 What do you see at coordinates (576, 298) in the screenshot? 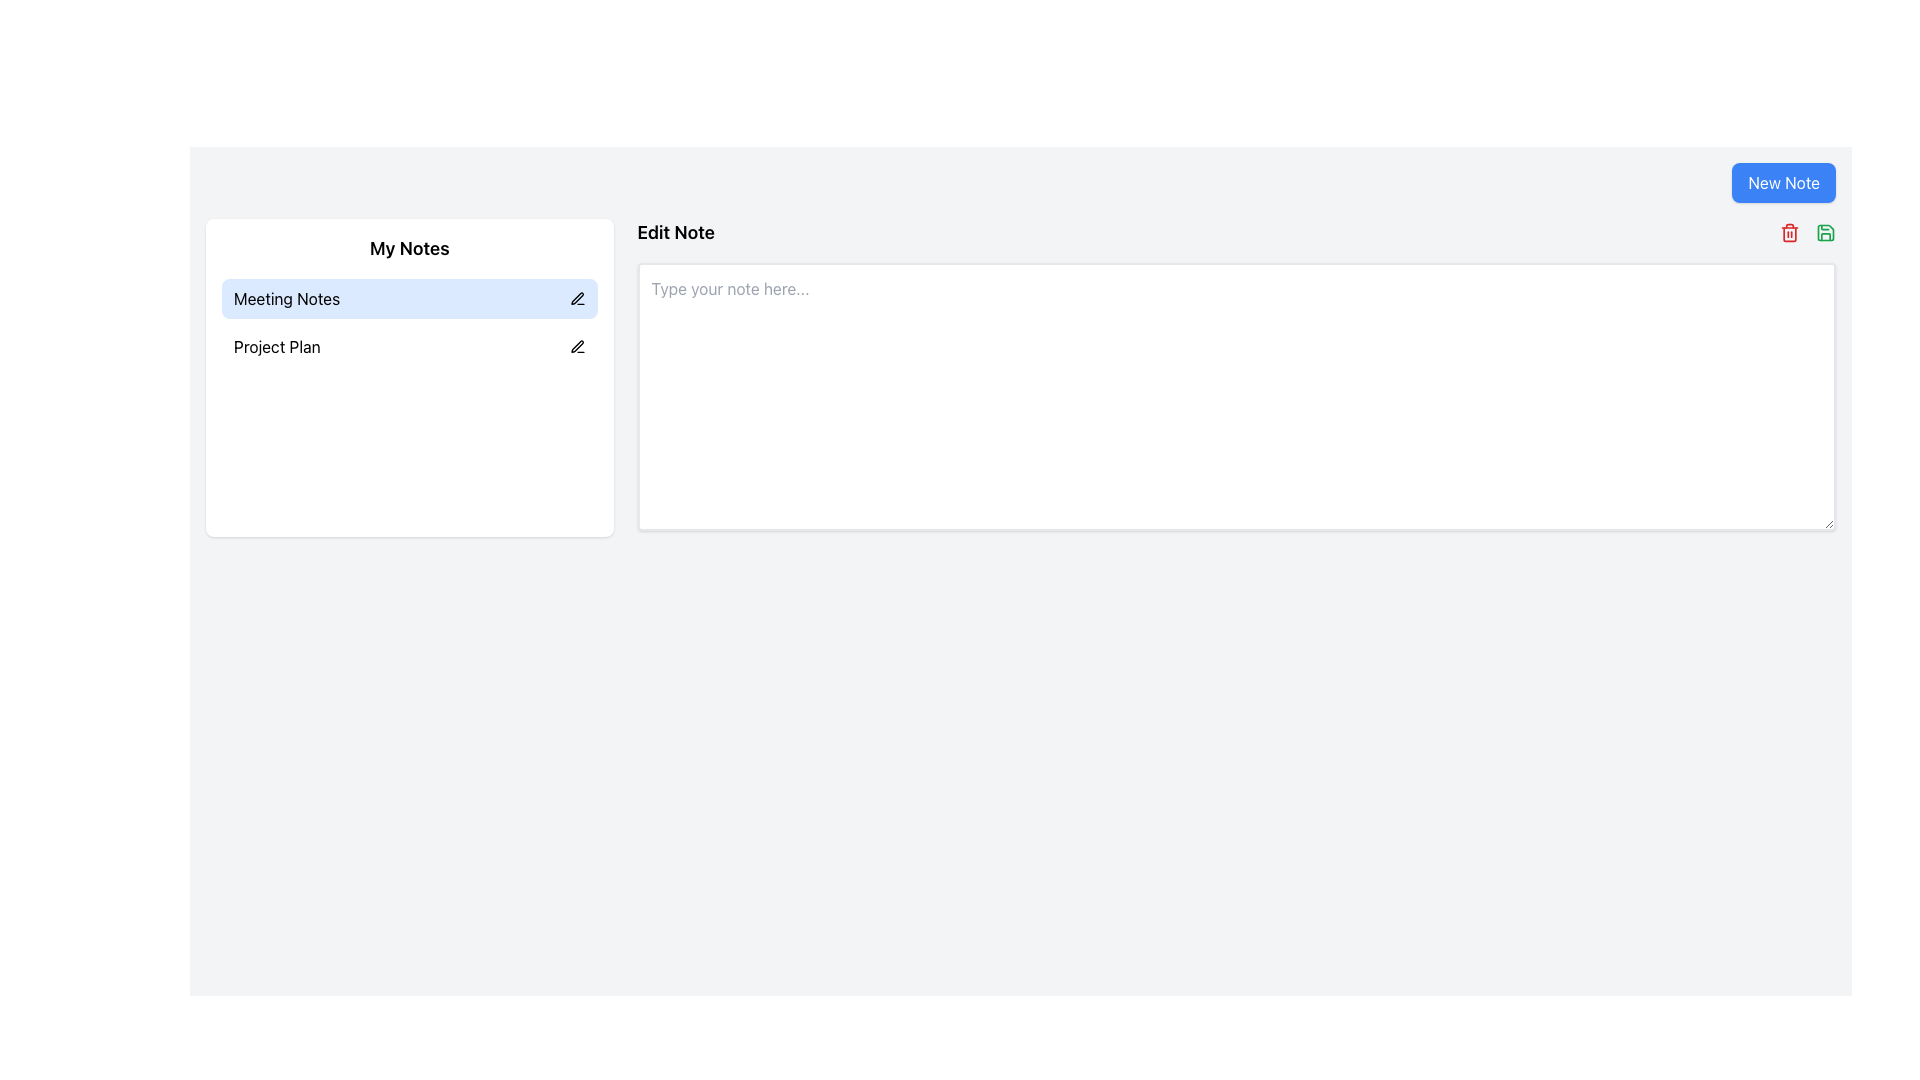
I see `the pen-like icon located to the right of the 'Meeting Notes' text in the 'My Notes' section of the left panel` at bounding box center [576, 298].